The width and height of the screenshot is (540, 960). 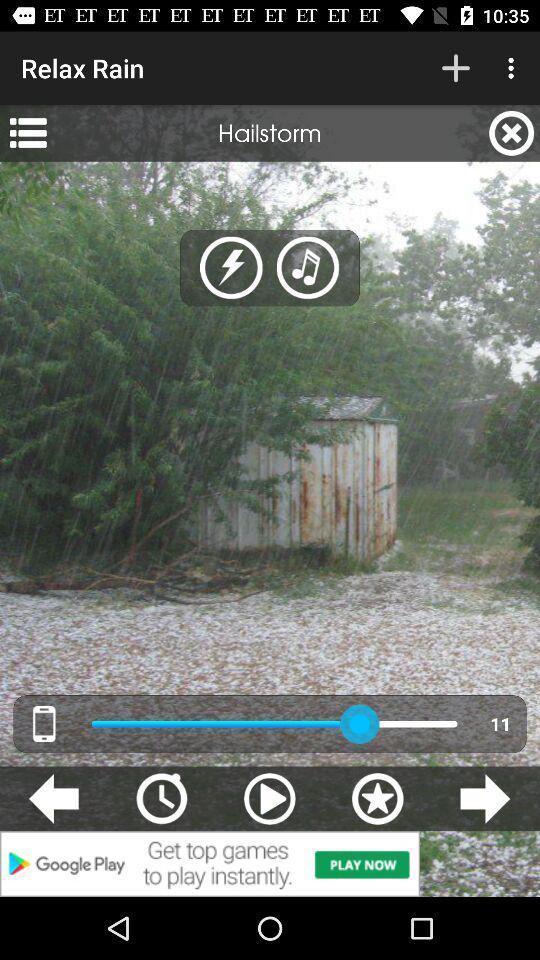 What do you see at coordinates (269, 798) in the screenshot?
I see `the play icon` at bounding box center [269, 798].